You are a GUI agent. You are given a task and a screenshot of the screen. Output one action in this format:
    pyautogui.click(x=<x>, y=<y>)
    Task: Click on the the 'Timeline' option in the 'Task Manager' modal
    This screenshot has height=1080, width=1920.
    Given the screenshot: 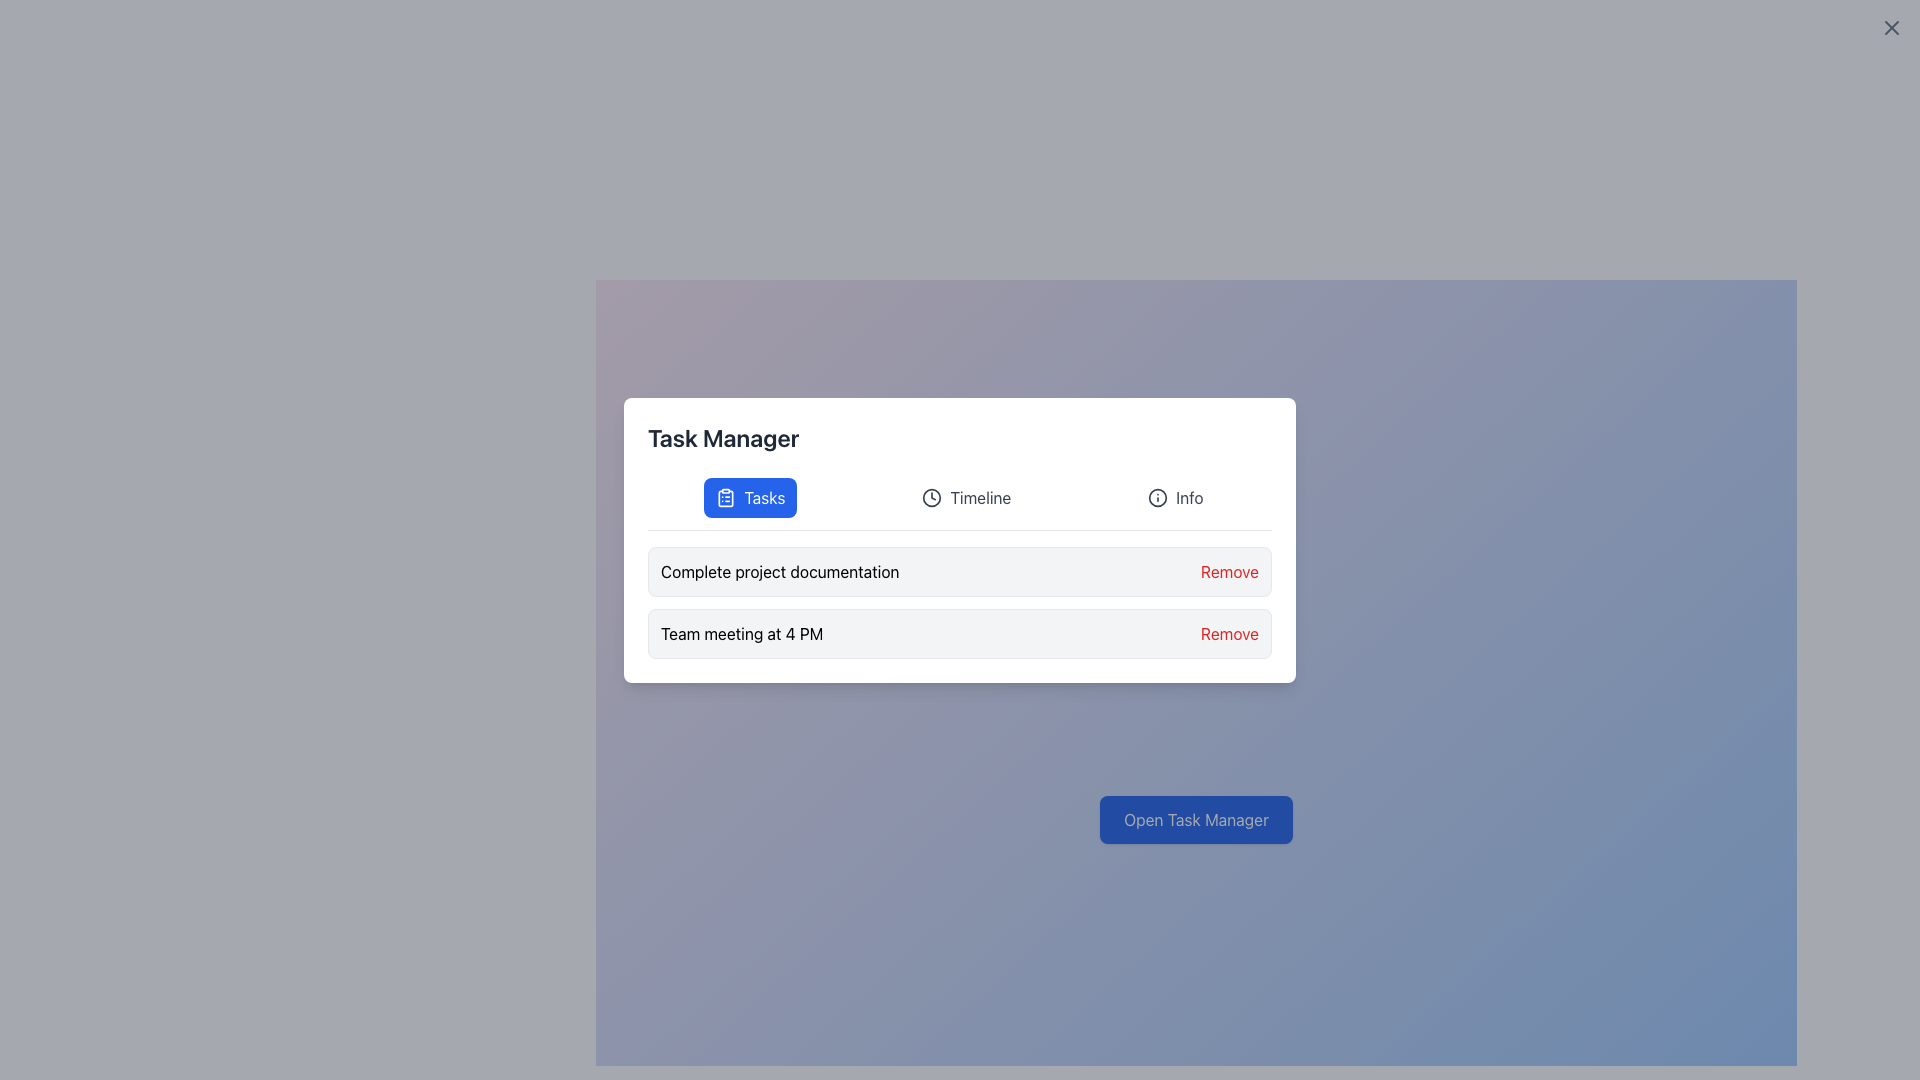 What is the action you would take?
    pyautogui.click(x=960, y=540)
    